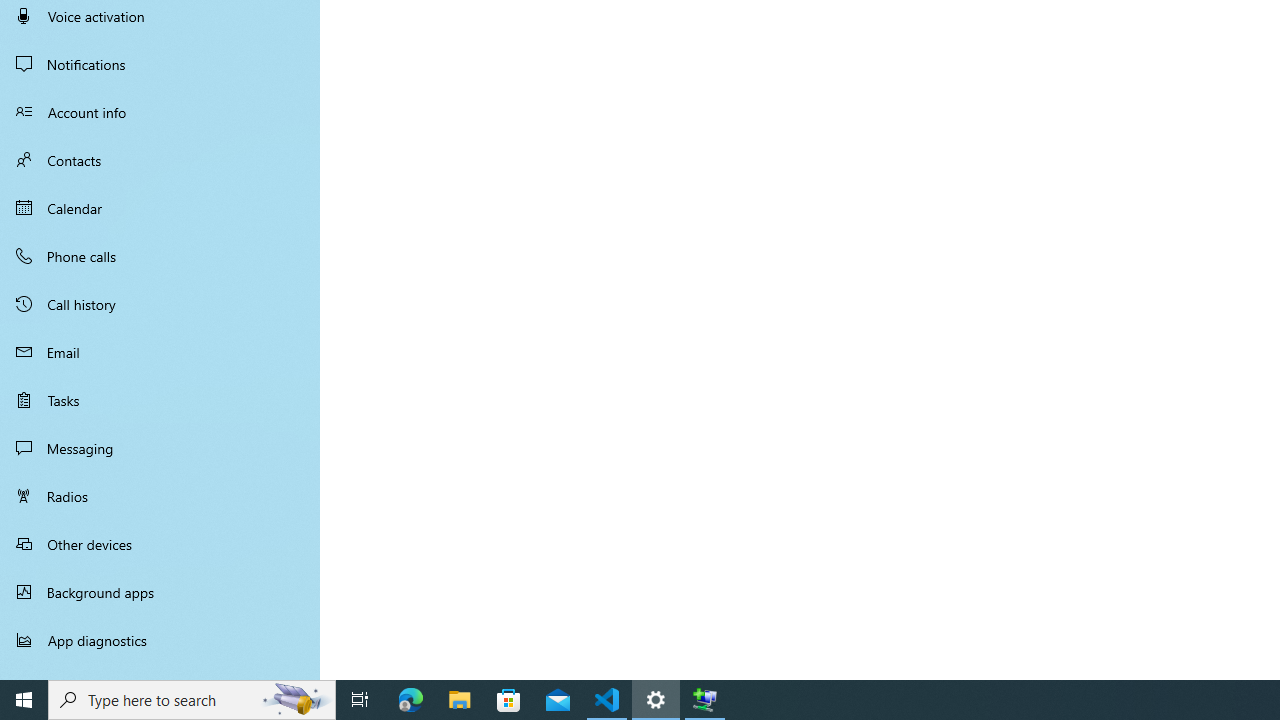  Describe the element at coordinates (160, 111) in the screenshot. I see `'Account info'` at that location.